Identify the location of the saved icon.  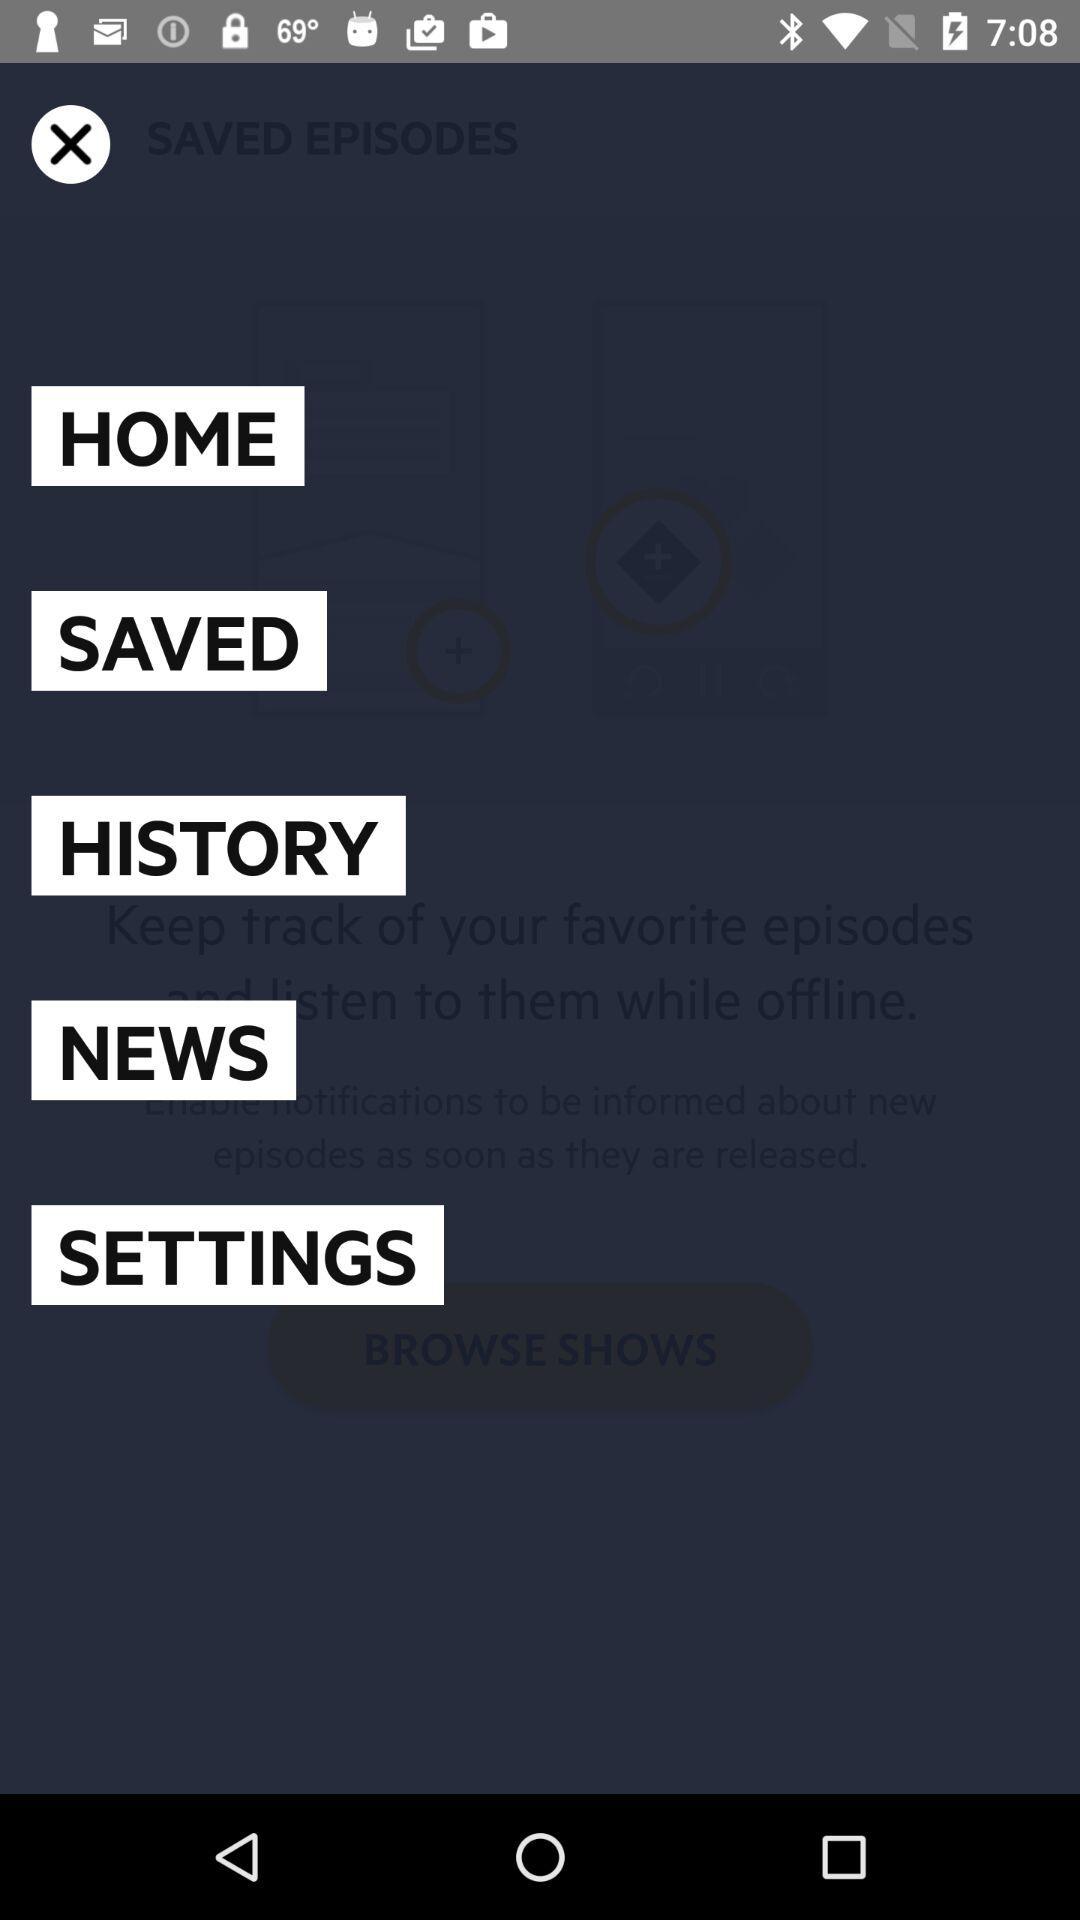
(178, 640).